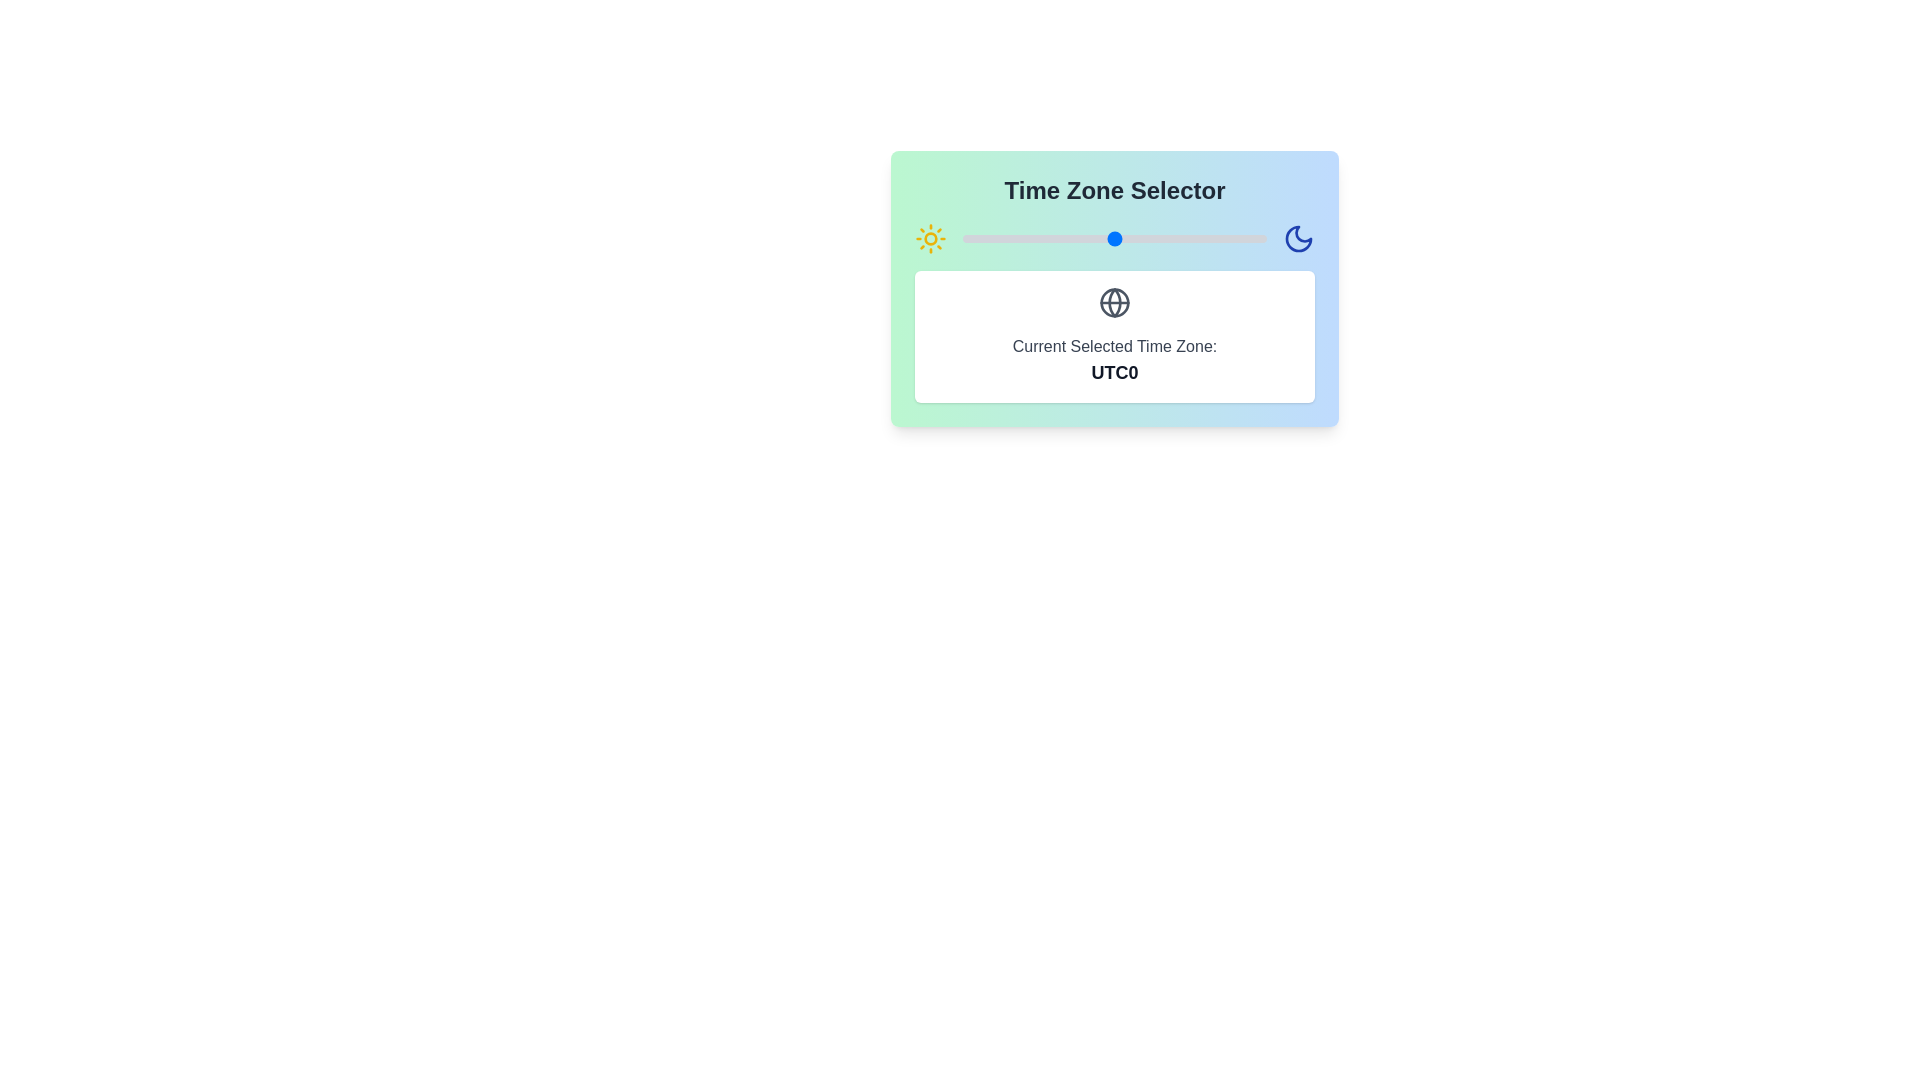 Image resolution: width=1920 pixels, height=1080 pixels. I want to click on the globe icon located in the center of the 'Time Zone Selector' area, positioned above the current selected time zone text, so click(1113, 303).